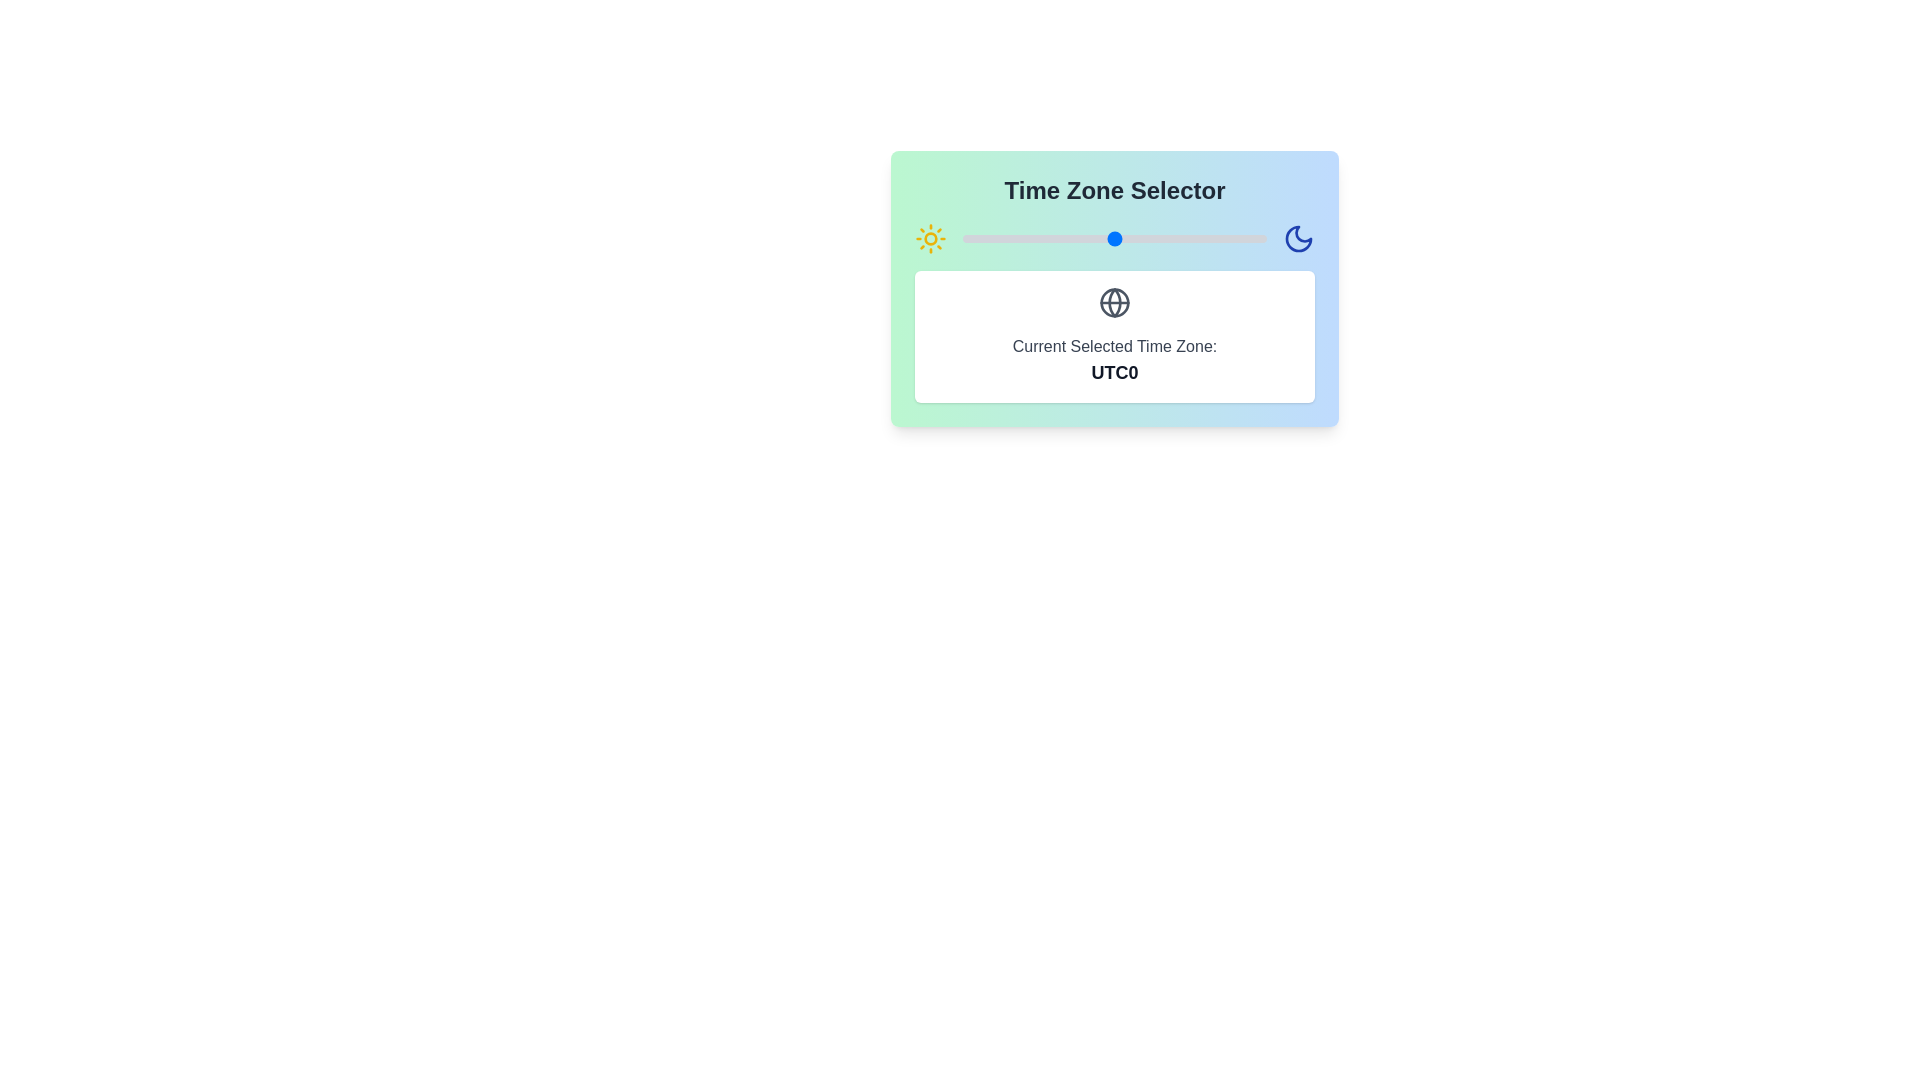 Image resolution: width=1920 pixels, height=1080 pixels. I want to click on the globe icon located in the center of the 'Time Zone Selector' area, positioned above the current selected time zone text, so click(1113, 303).